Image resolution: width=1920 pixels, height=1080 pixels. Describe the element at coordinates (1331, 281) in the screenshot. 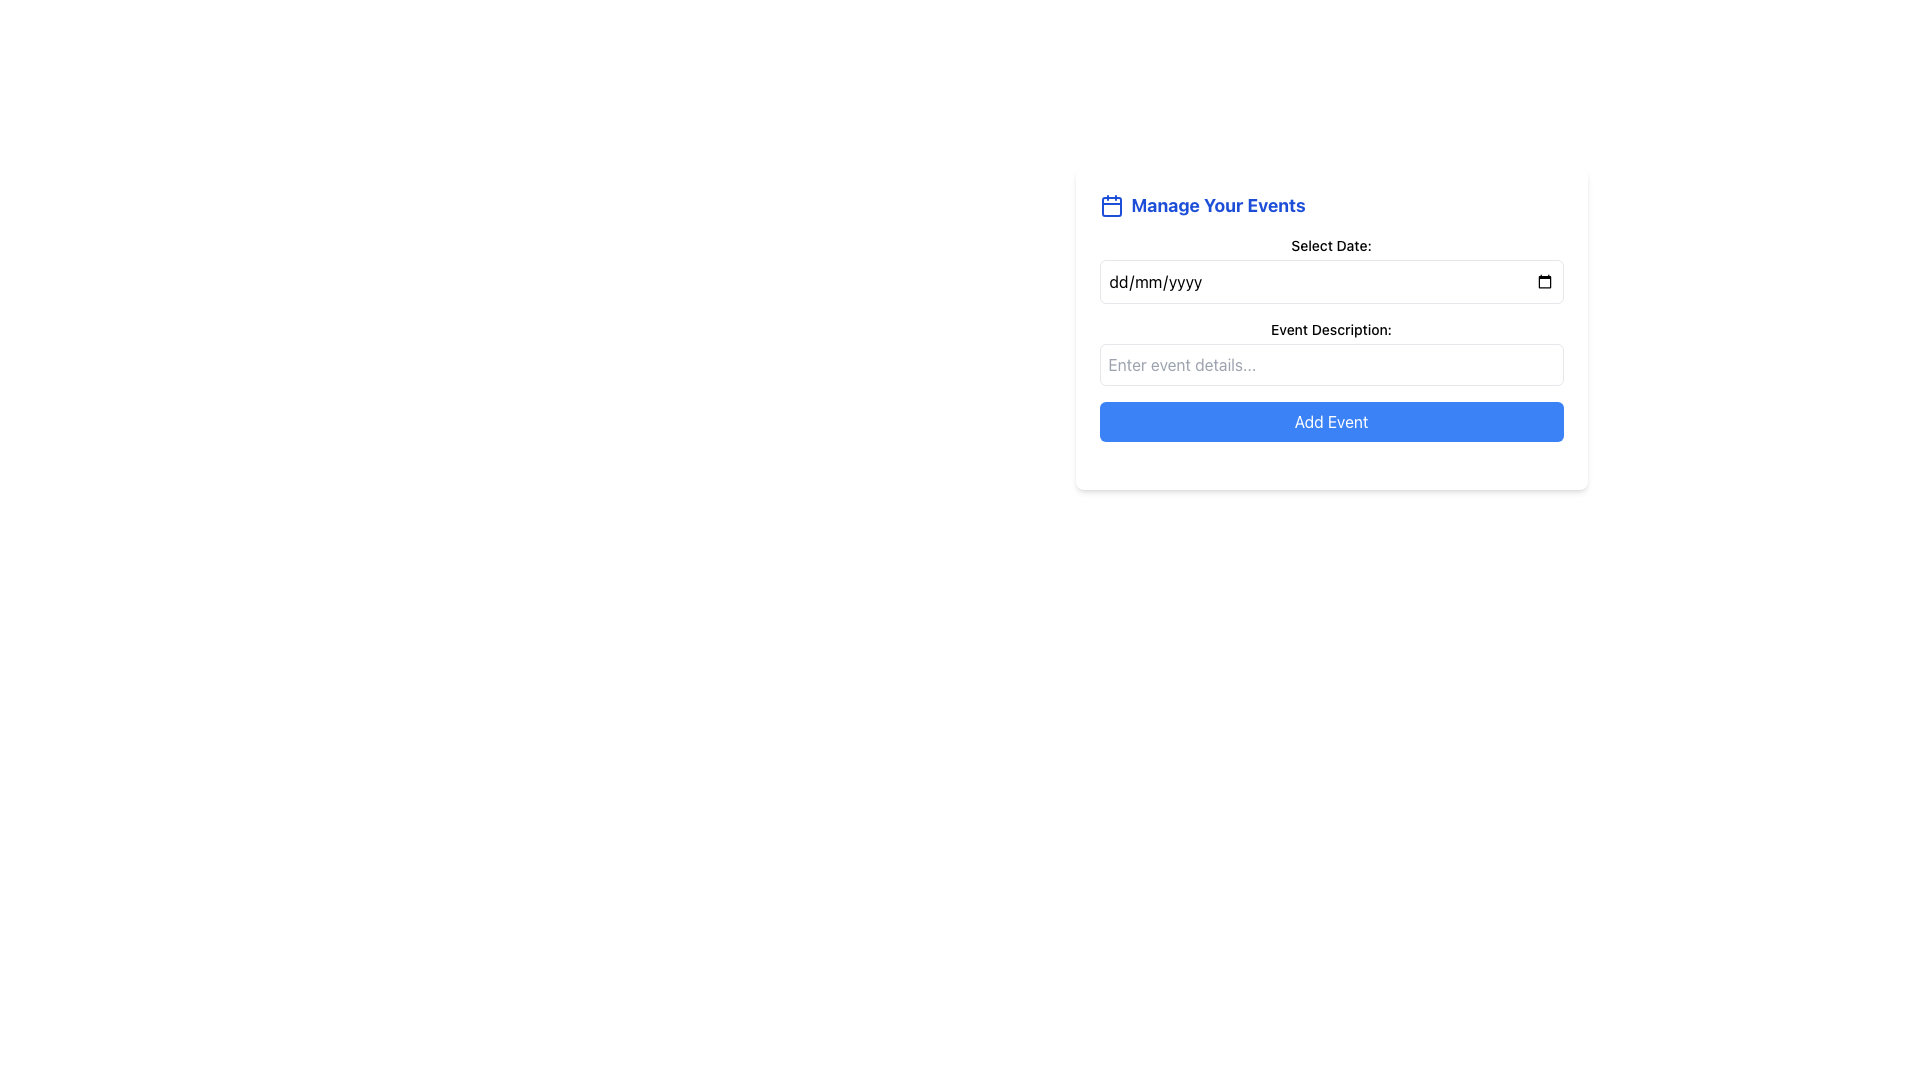

I see `a date using the date picker by clicking on the Date Input Field located below the label 'Select Date:'` at that location.